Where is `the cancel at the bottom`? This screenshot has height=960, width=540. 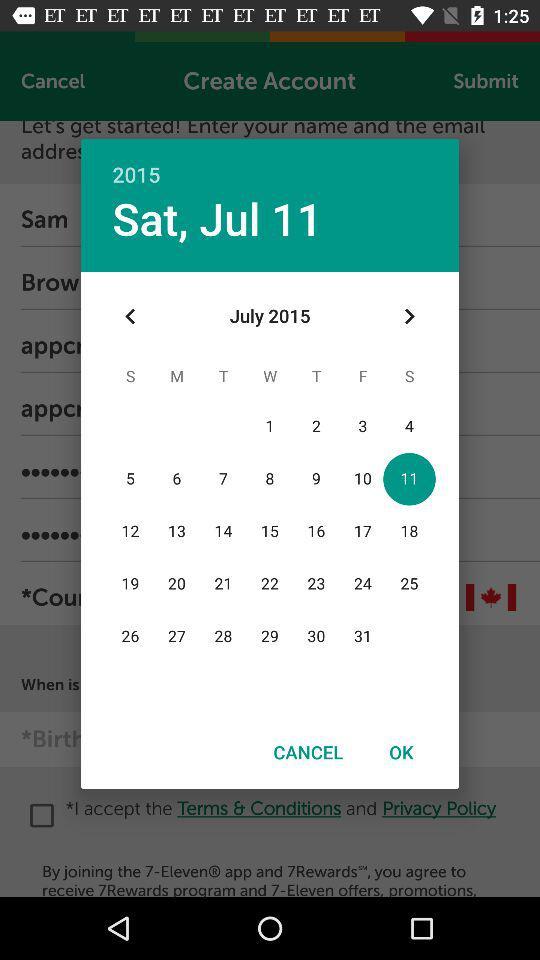
the cancel at the bottom is located at coordinates (308, 751).